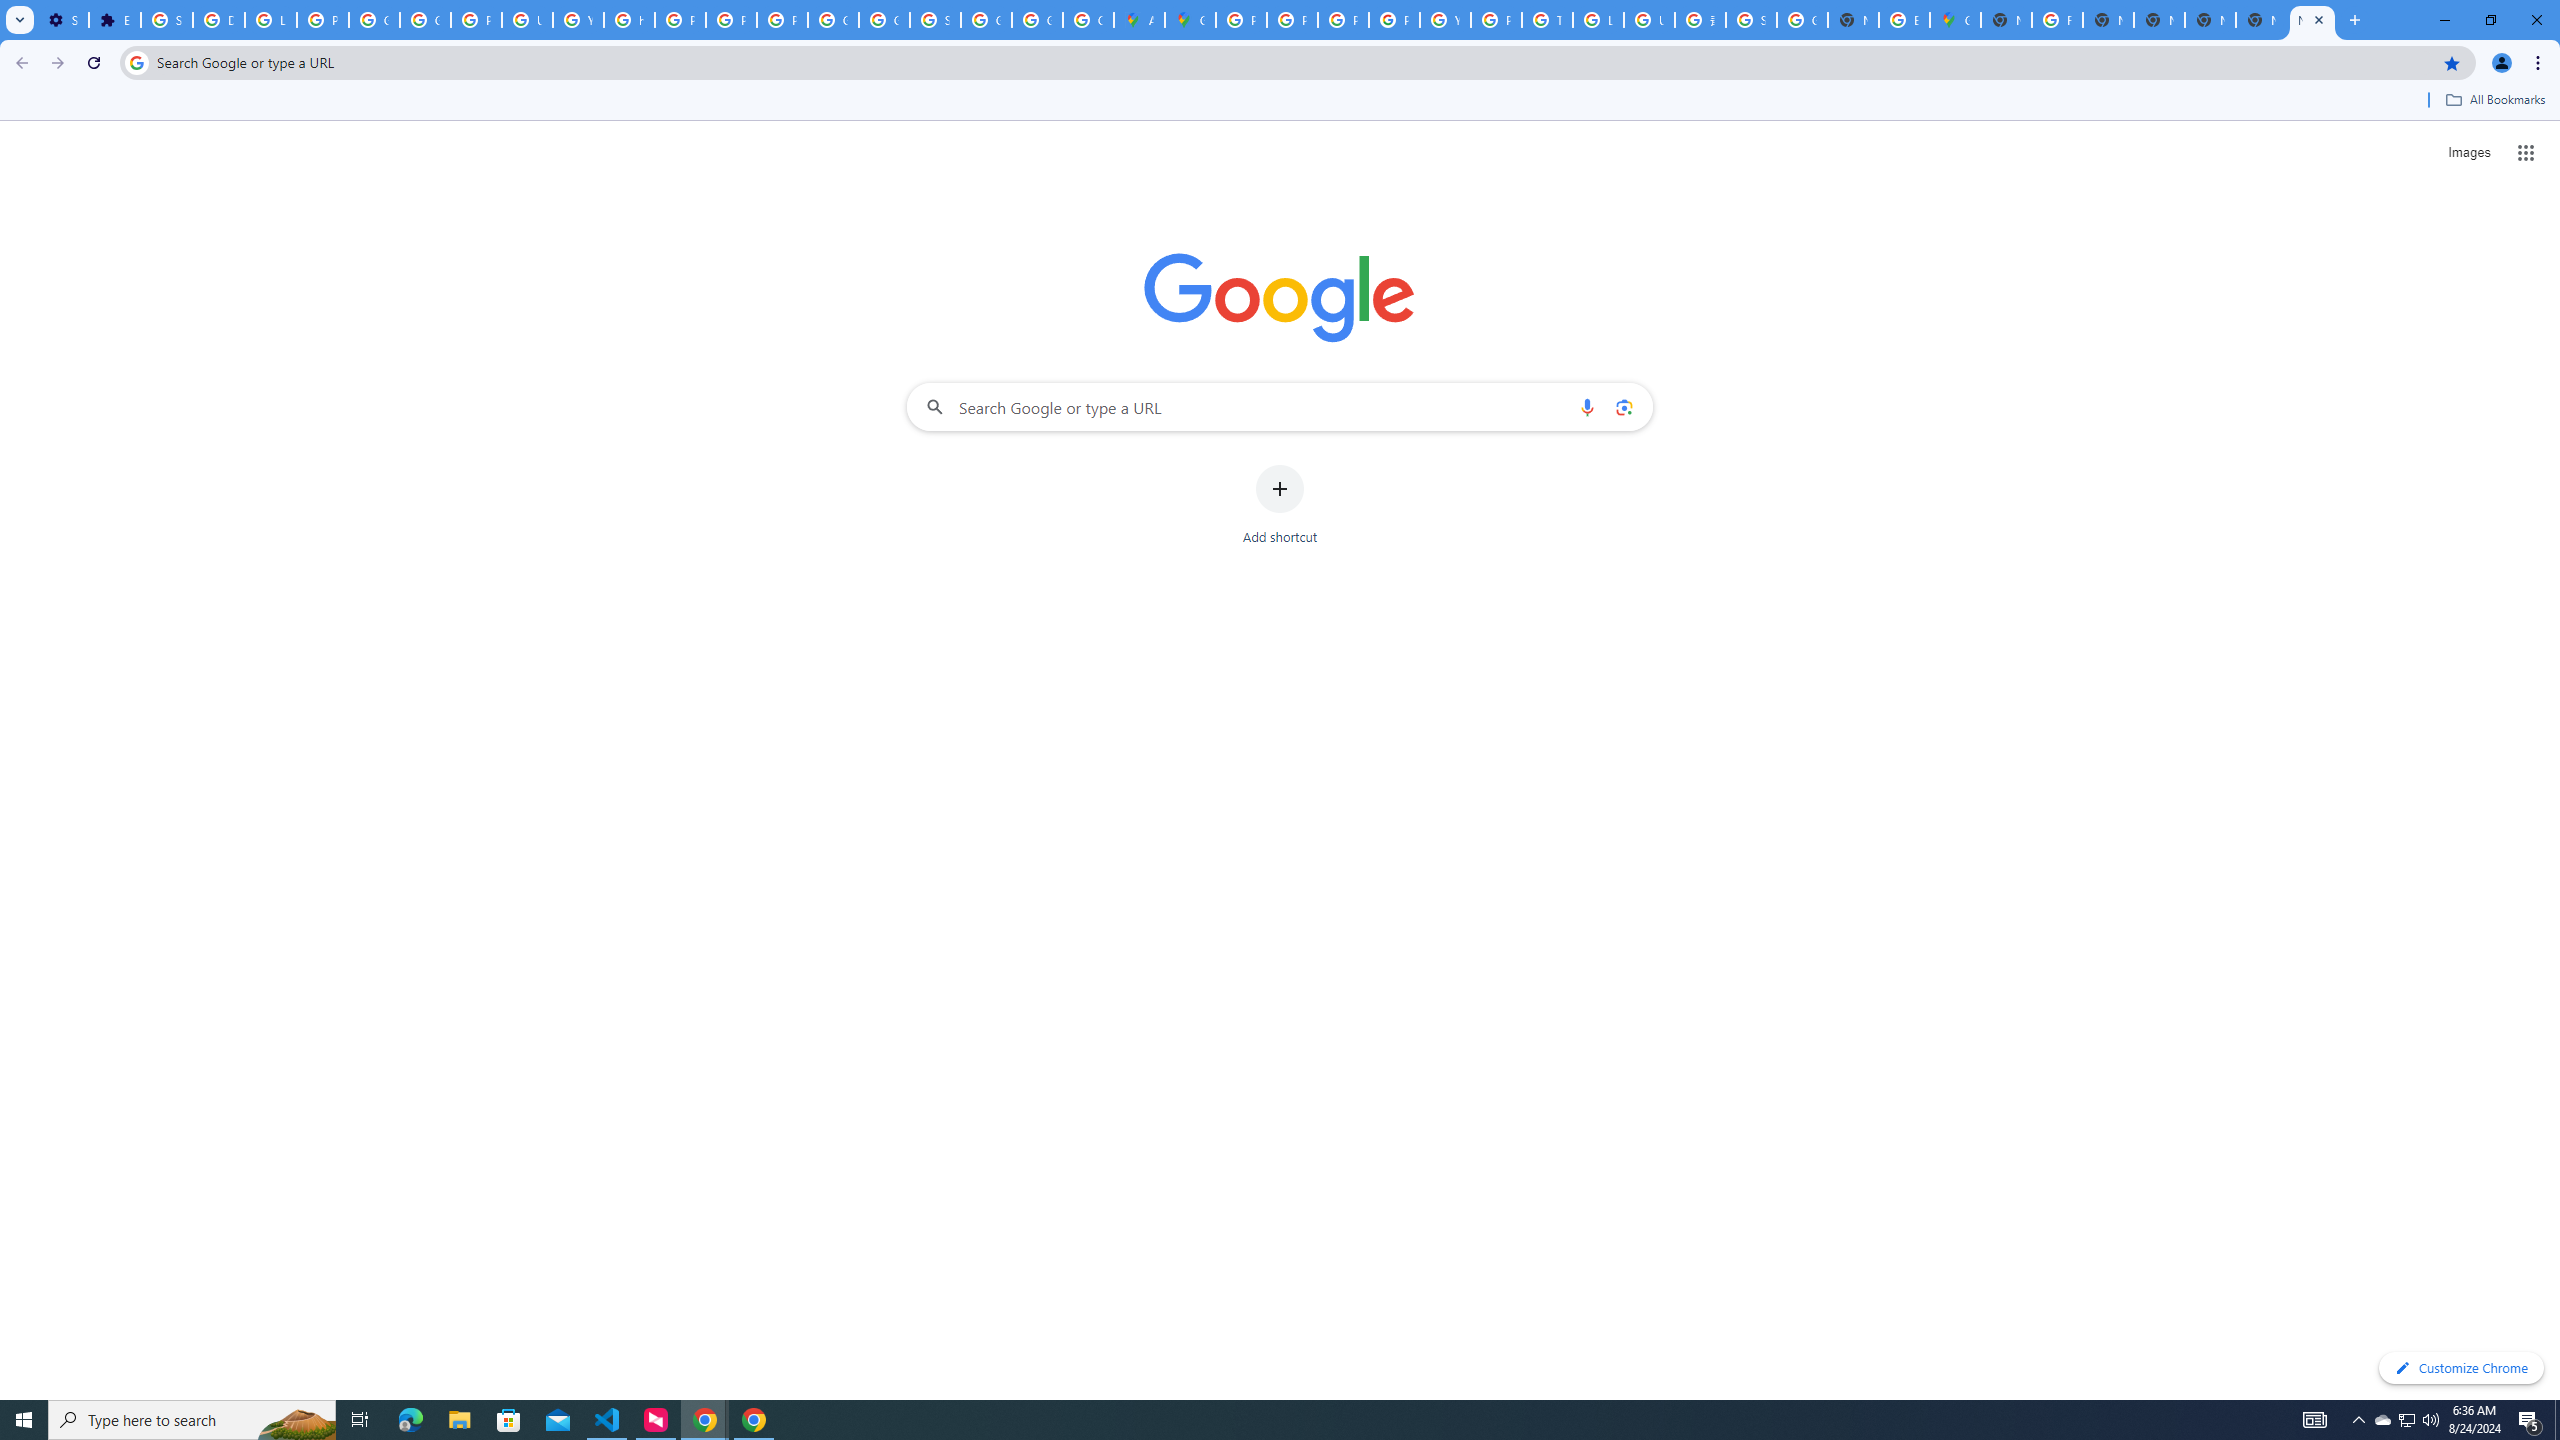 The height and width of the screenshot is (1440, 2560). I want to click on 'New Tab', so click(2311, 19).